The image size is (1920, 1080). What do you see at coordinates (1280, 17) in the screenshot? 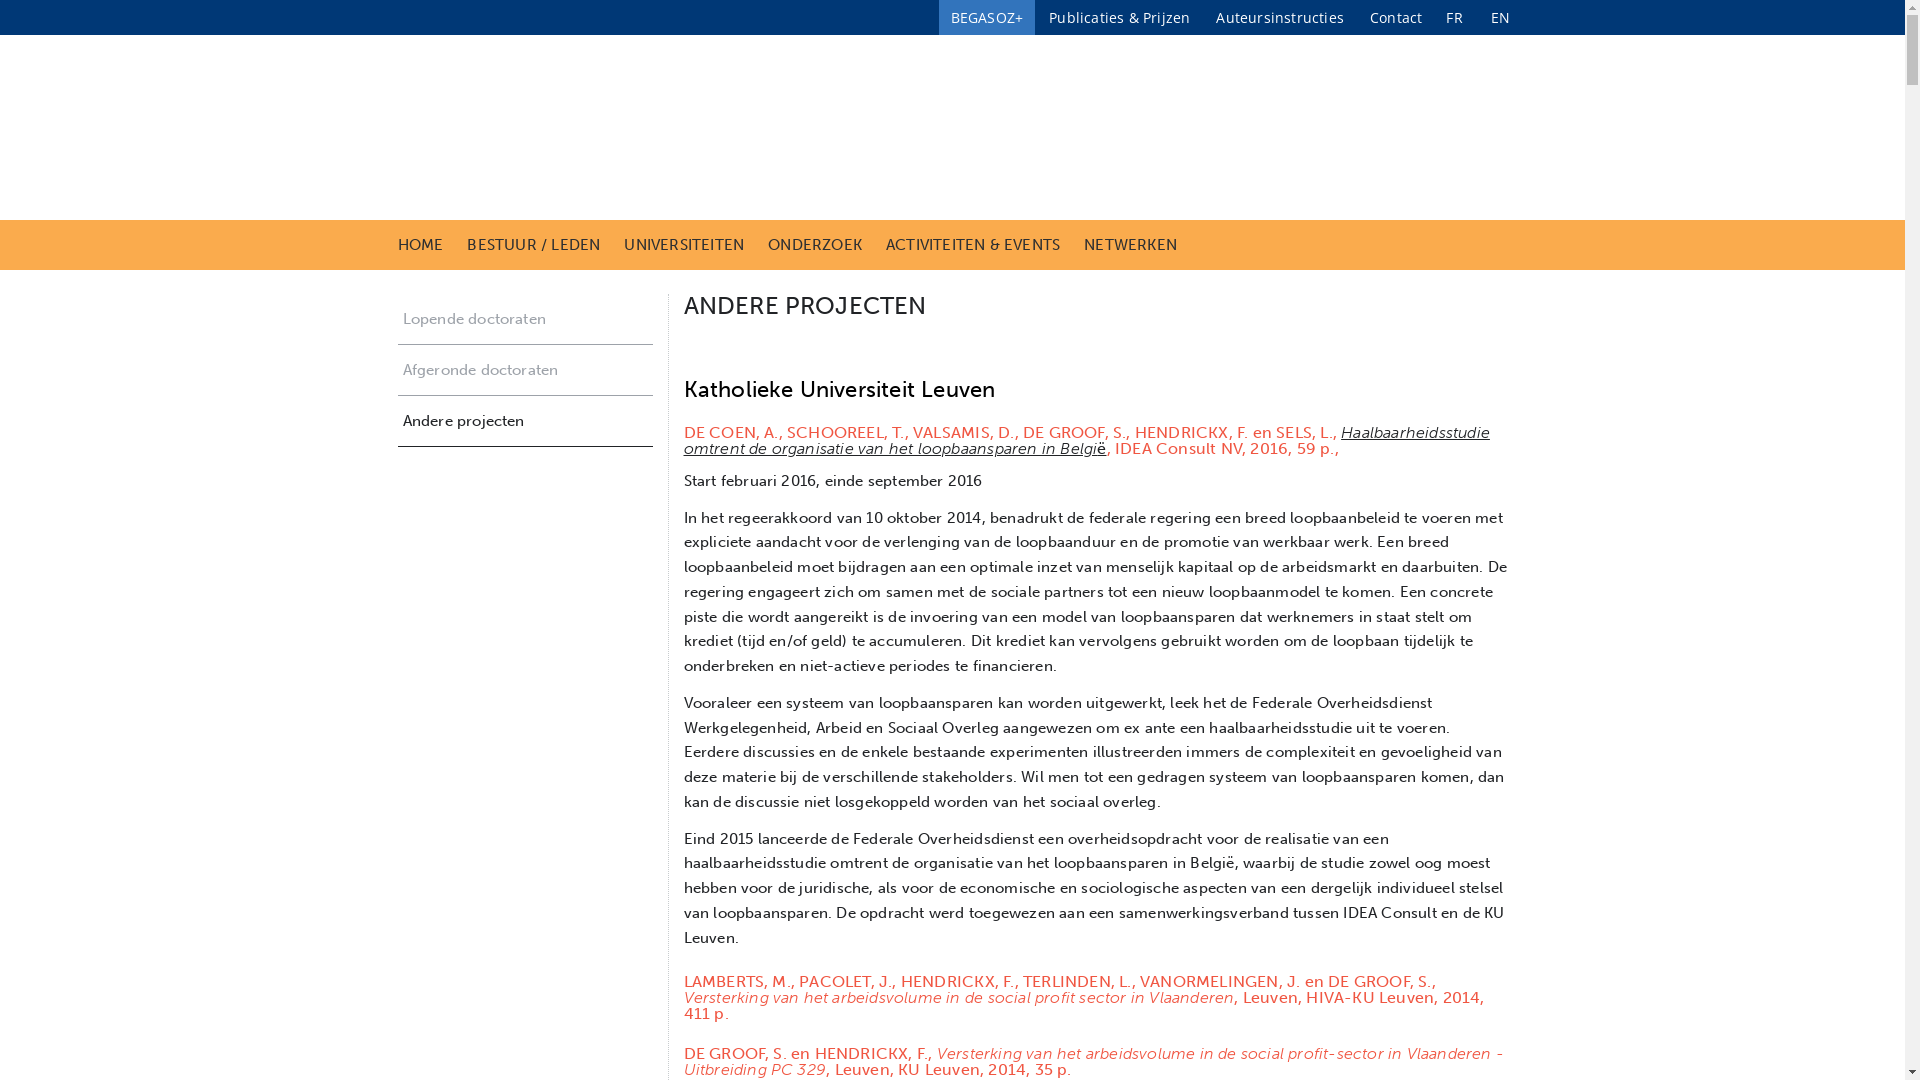
I see `'Auteursinstructies'` at bounding box center [1280, 17].